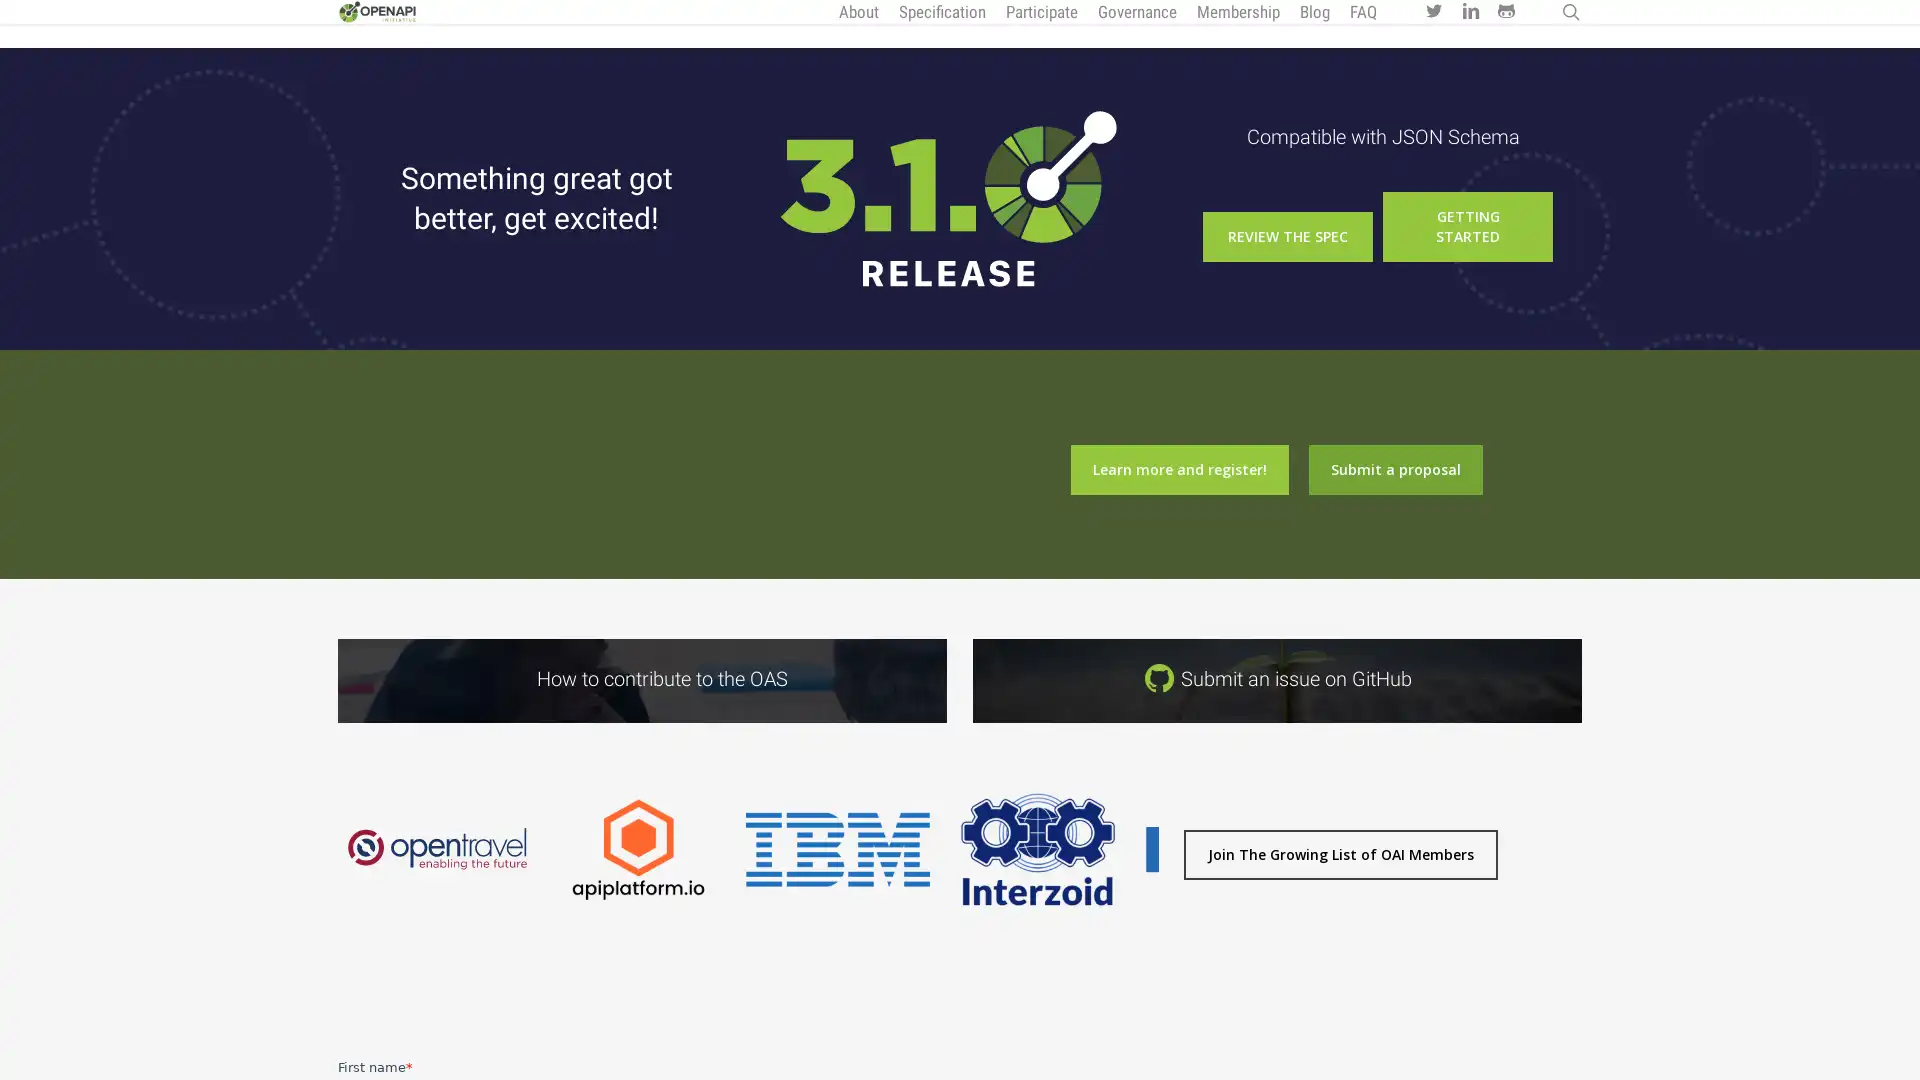 This screenshot has width=1920, height=1080. Describe the element at coordinates (1169, 859) in the screenshot. I see `Next` at that location.